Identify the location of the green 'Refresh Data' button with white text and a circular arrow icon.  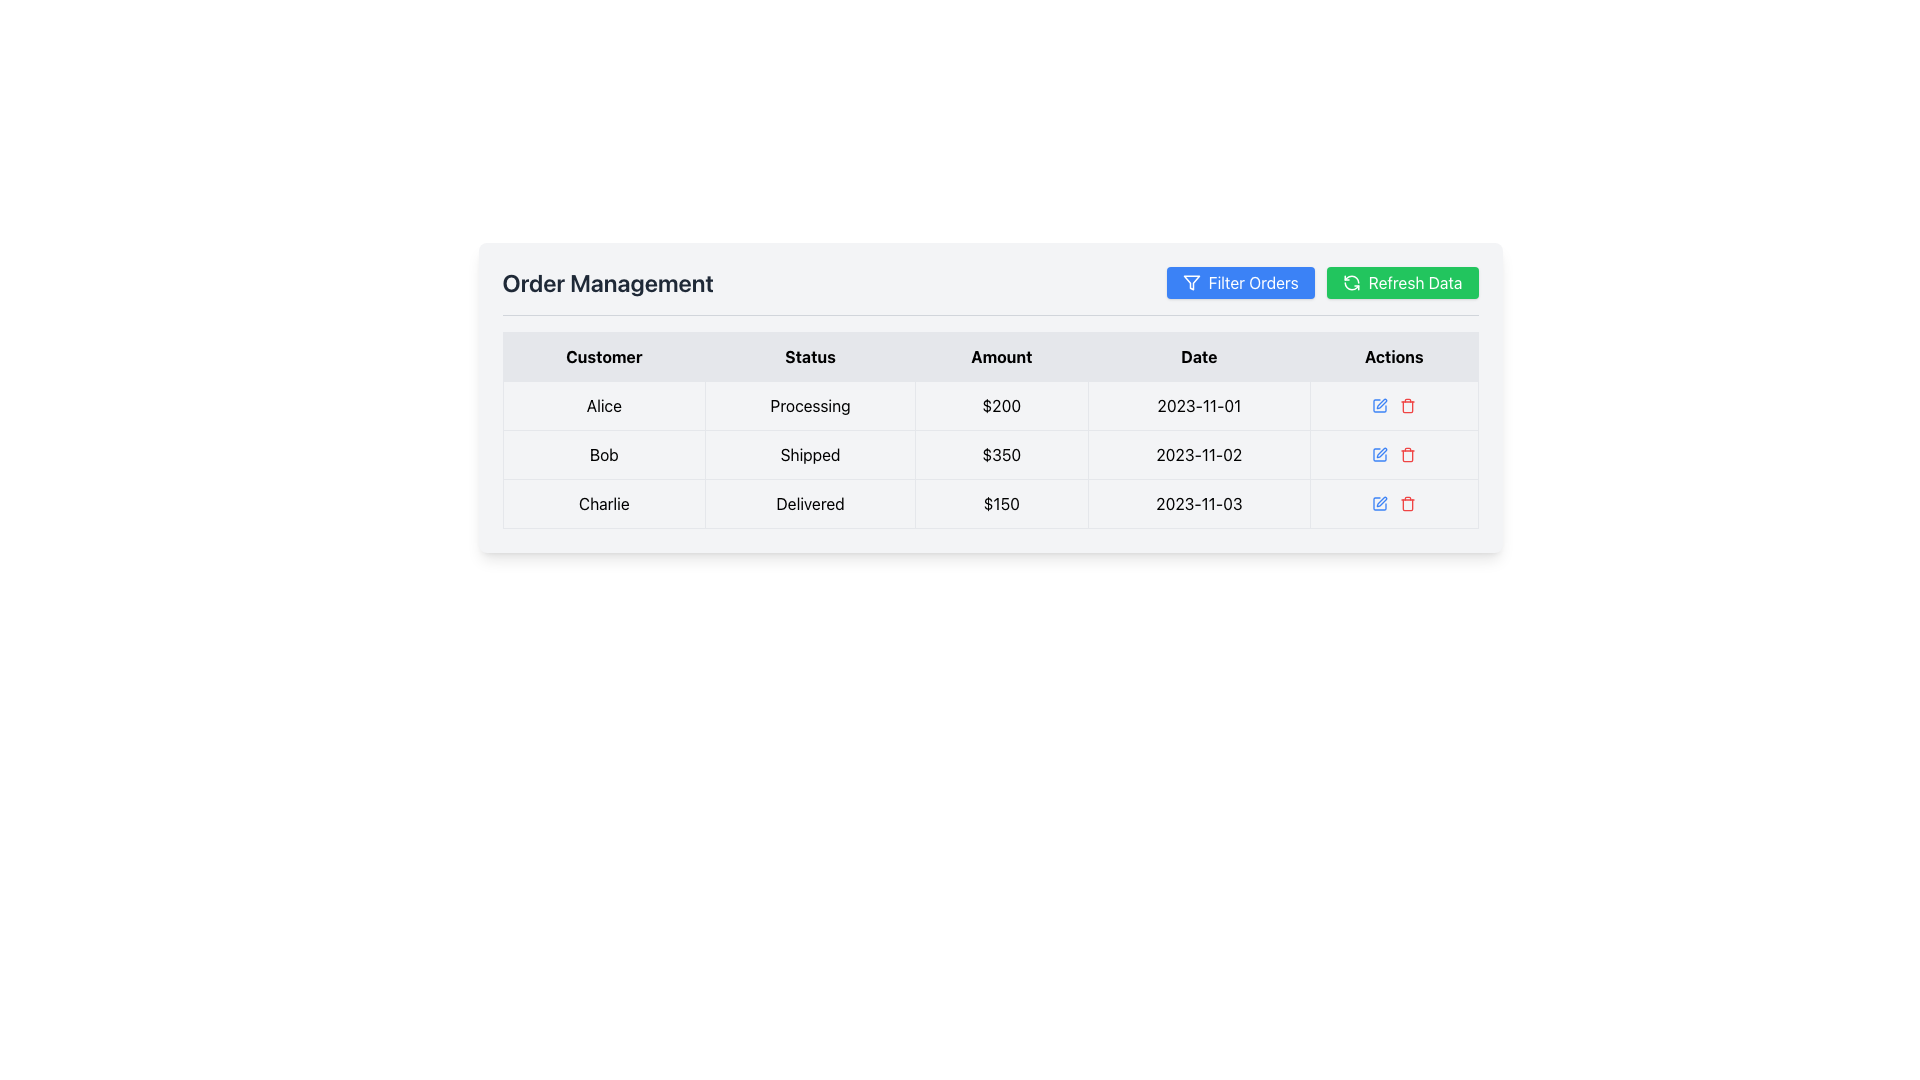
(1401, 282).